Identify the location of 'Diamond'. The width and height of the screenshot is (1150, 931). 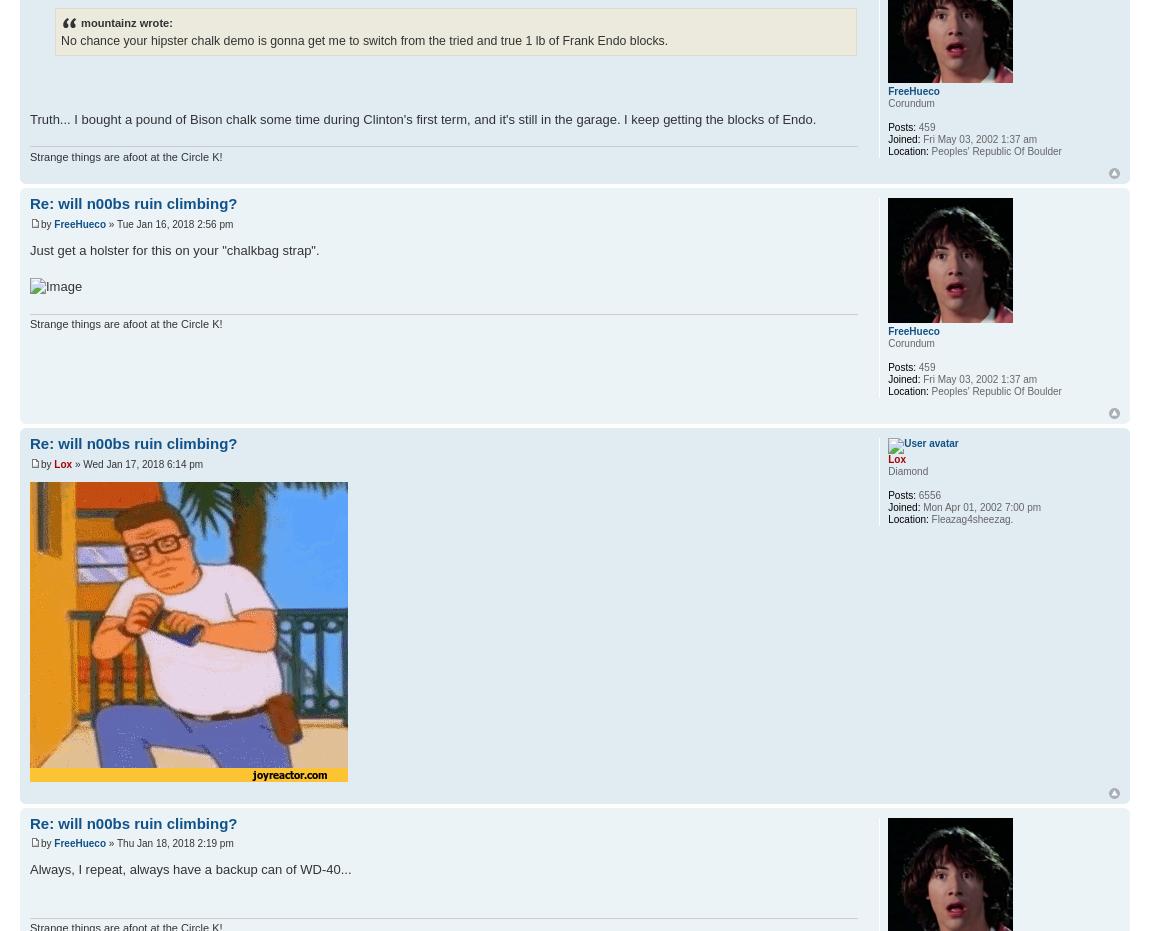
(908, 471).